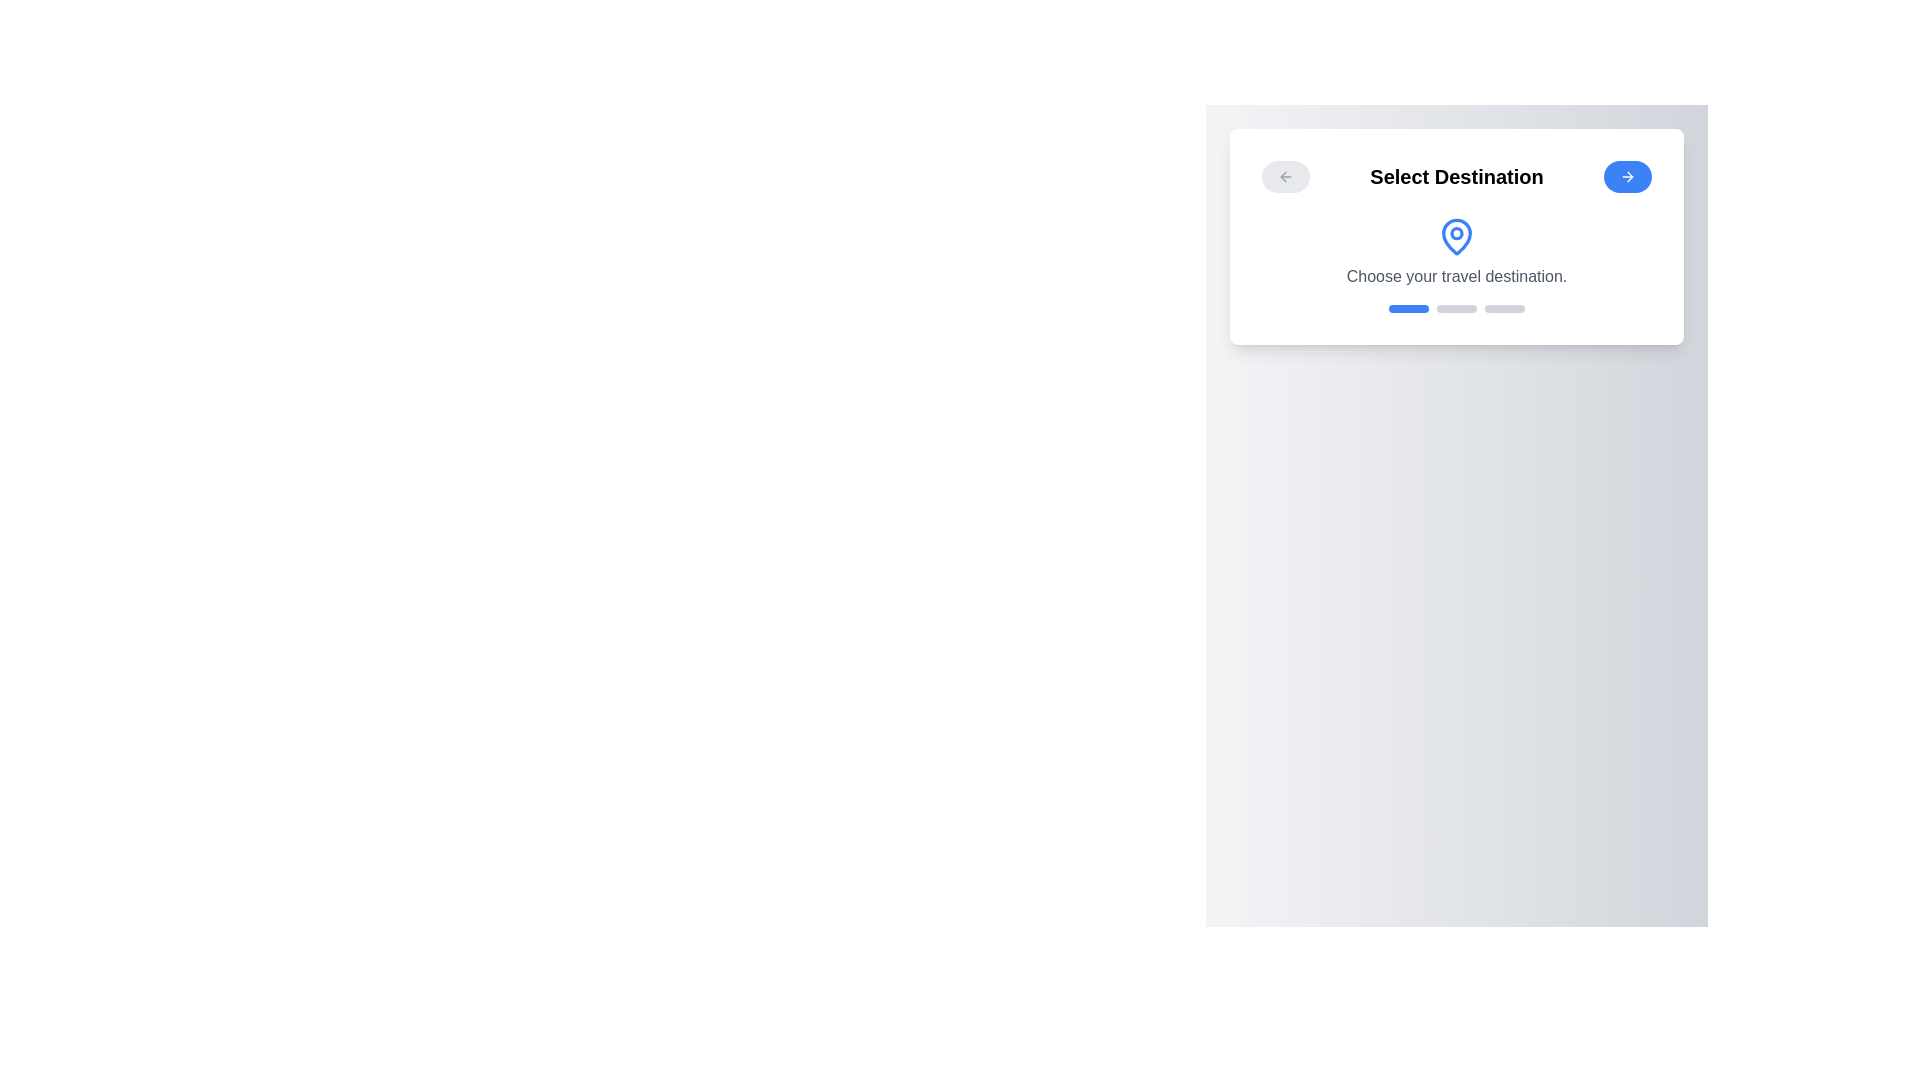 This screenshot has height=1080, width=1920. Describe the element at coordinates (1627, 176) in the screenshot. I see `the button located at the far-right end of the horizontal bar` at that location.